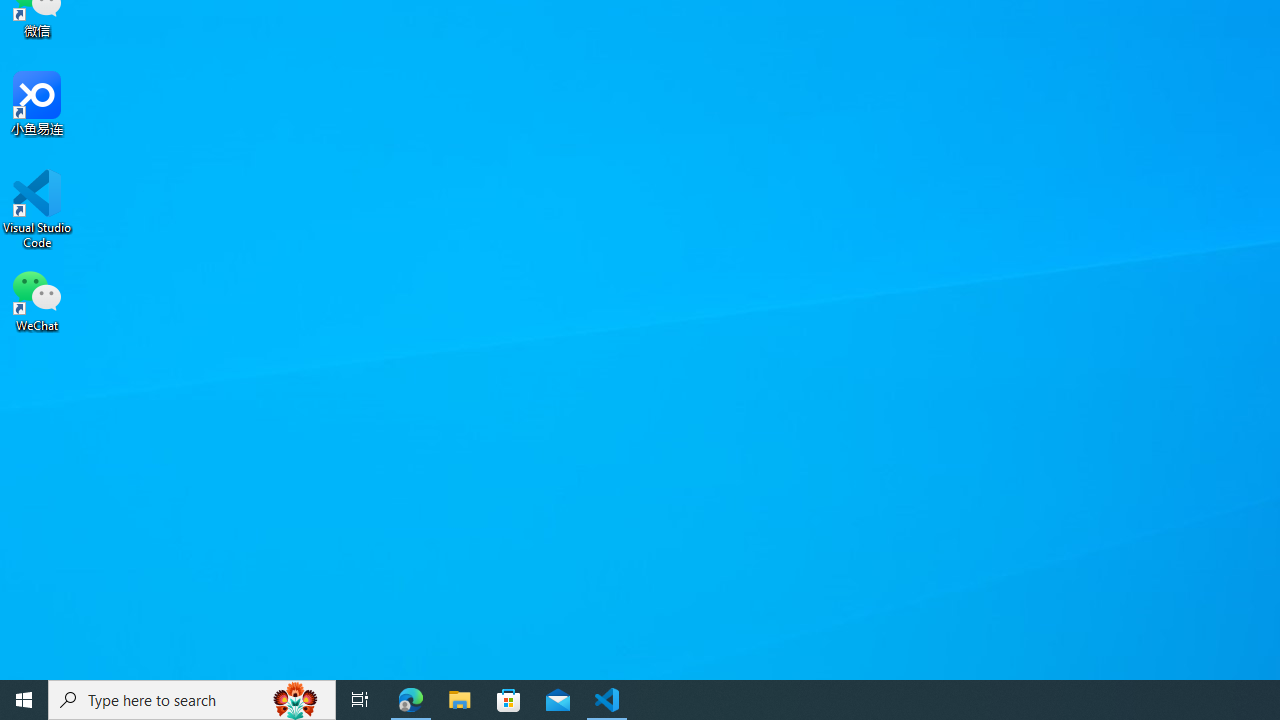 This screenshot has height=720, width=1280. What do you see at coordinates (606, 698) in the screenshot?
I see `'Visual Studio Code - 1 running window'` at bounding box center [606, 698].